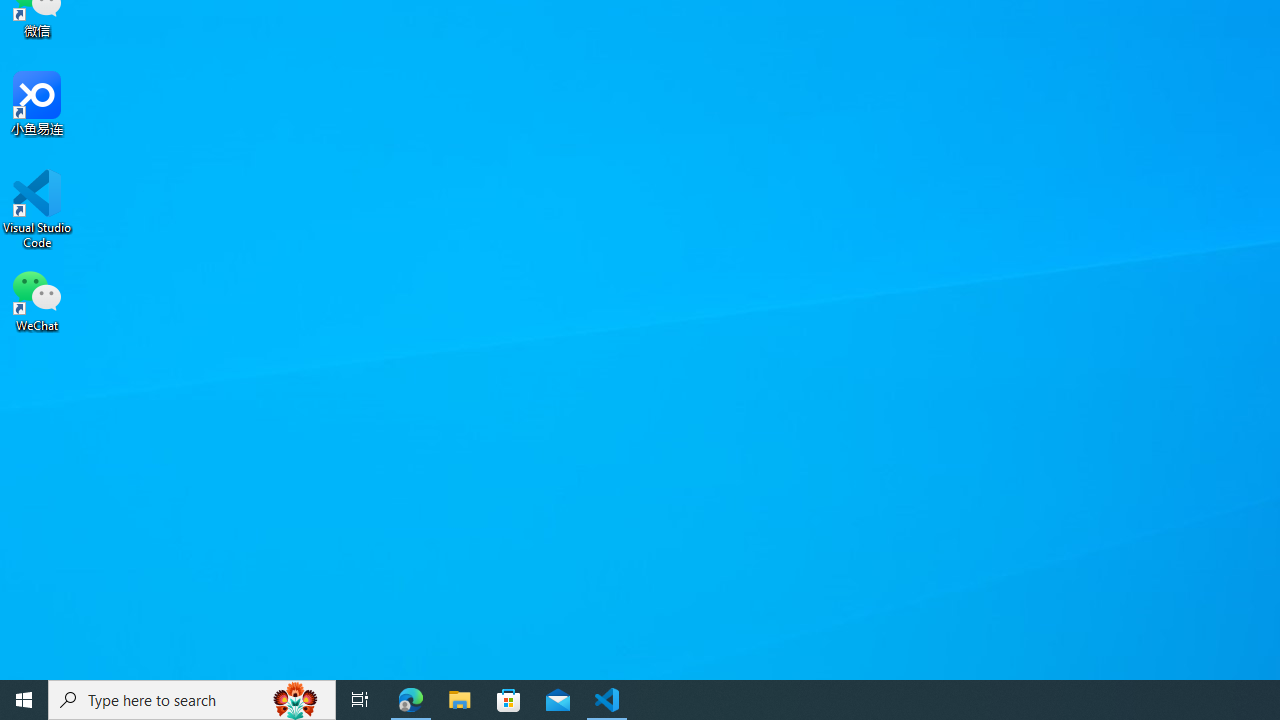 This screenshot has height=720, width=1280. What do you see at coordinates (606, 698) in the screenshot?
I see `'Visual Studio Code - 1 running window'` at bounding box center [606, 698].